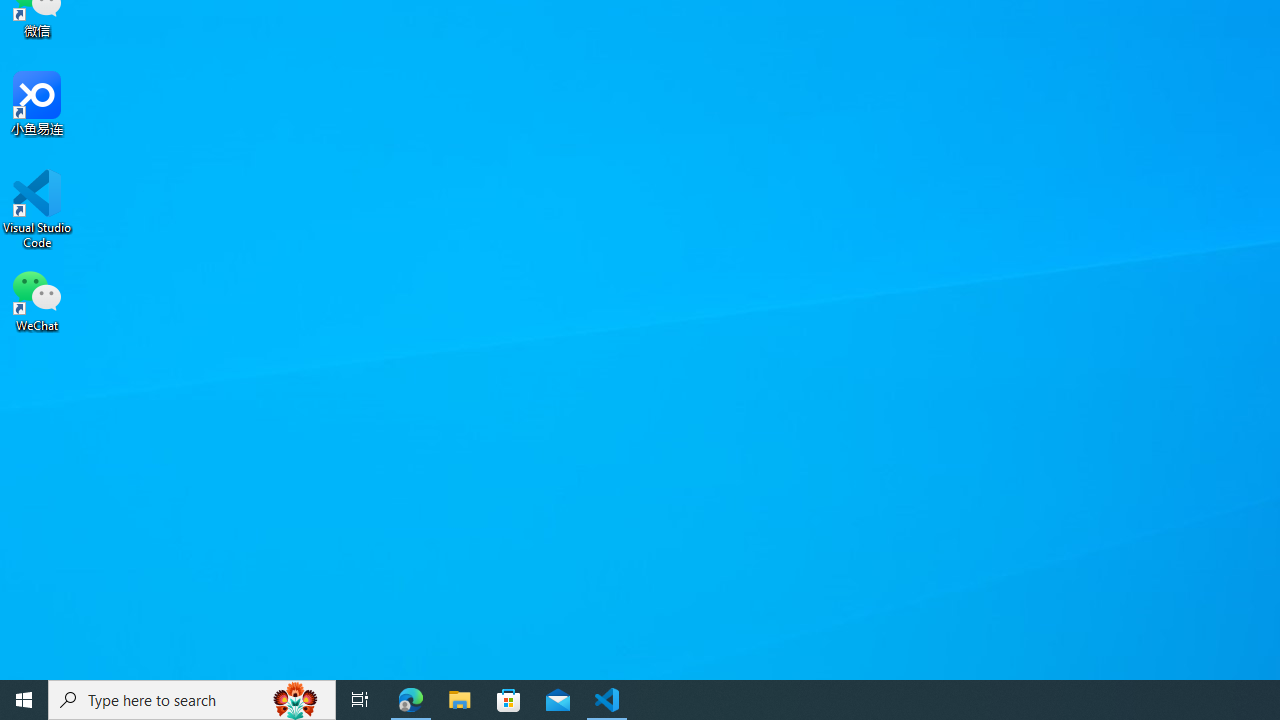 This screenshot has height=720, width=1280. What do you see at coordinates (606, 698) in the screenshot?
I see `'Visual Studio Code - 1 running window'` at bounding box center [606, 698].